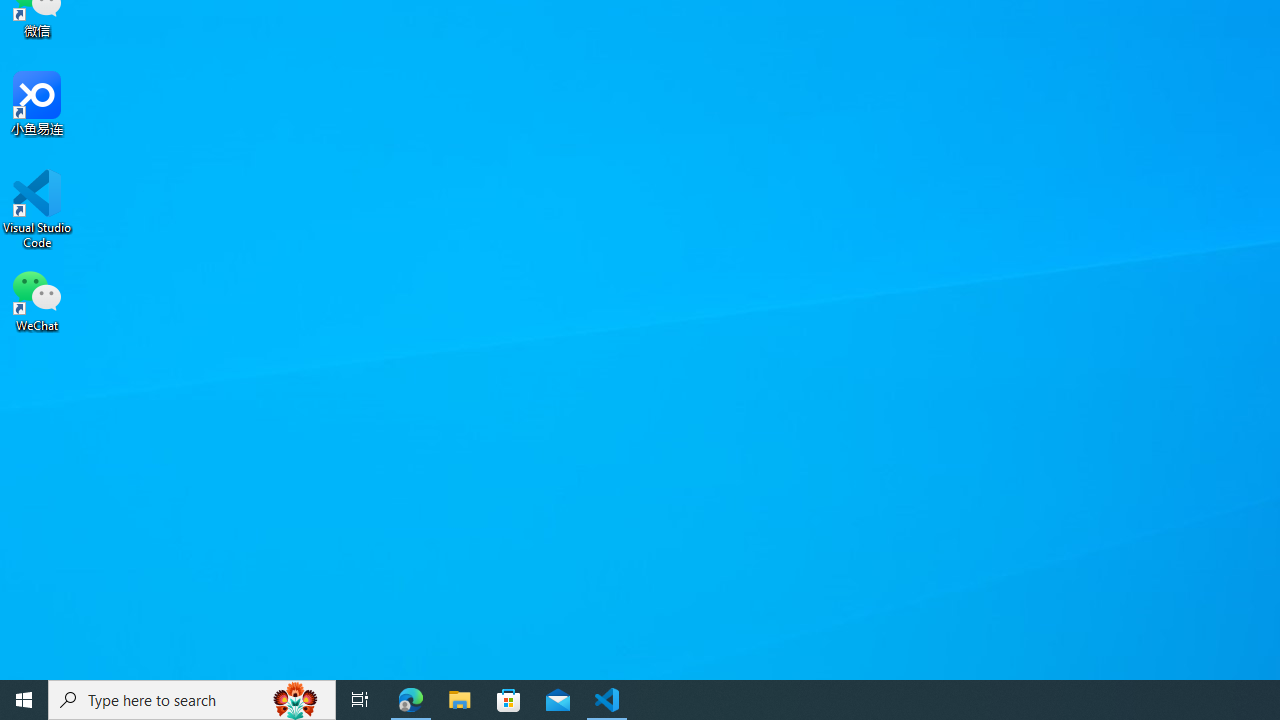 This screenshot has height=720, width=1280. What do you see at coordinates (606, 698) in the screenshot?
I see `'Visual Studio Code - 1 running window'` at bounding box center [606, 698].